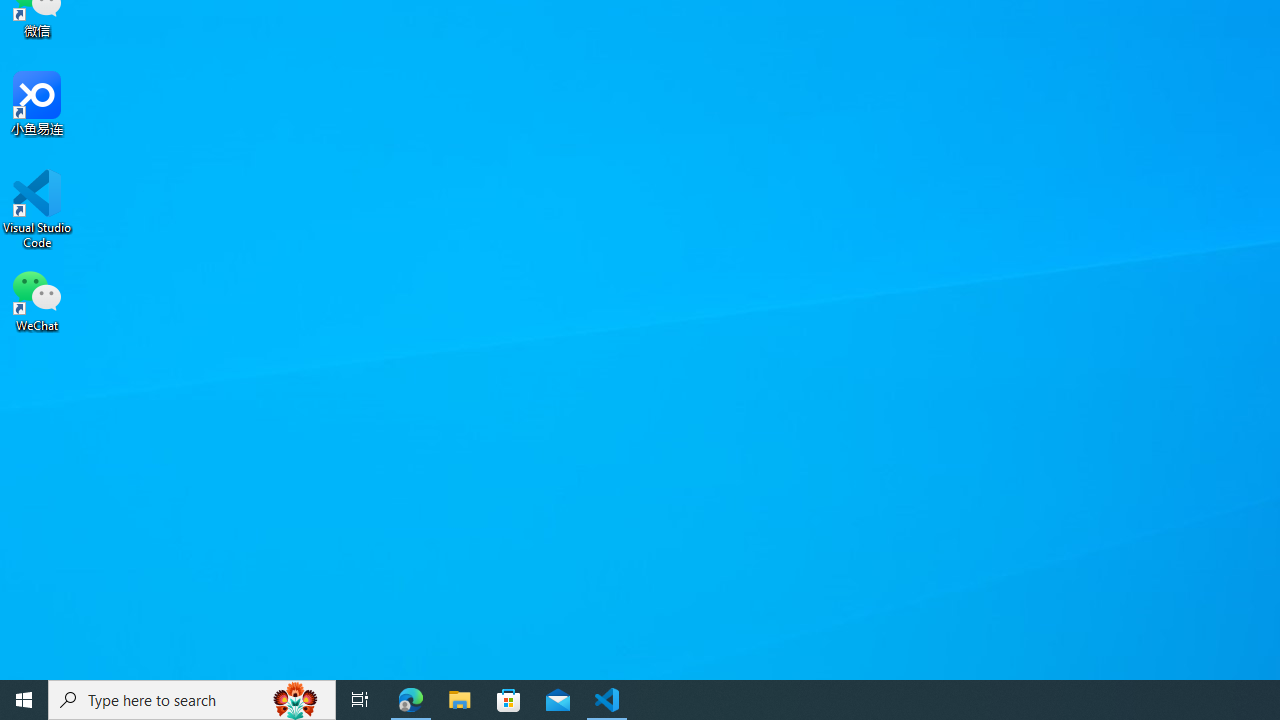 This screenshot has height=720, width=1280. What do you see at coordinates (606, 698) in the screenshot?
I see `'Visual Studio Code - 1 running window'` at bounding box center [606, 698].